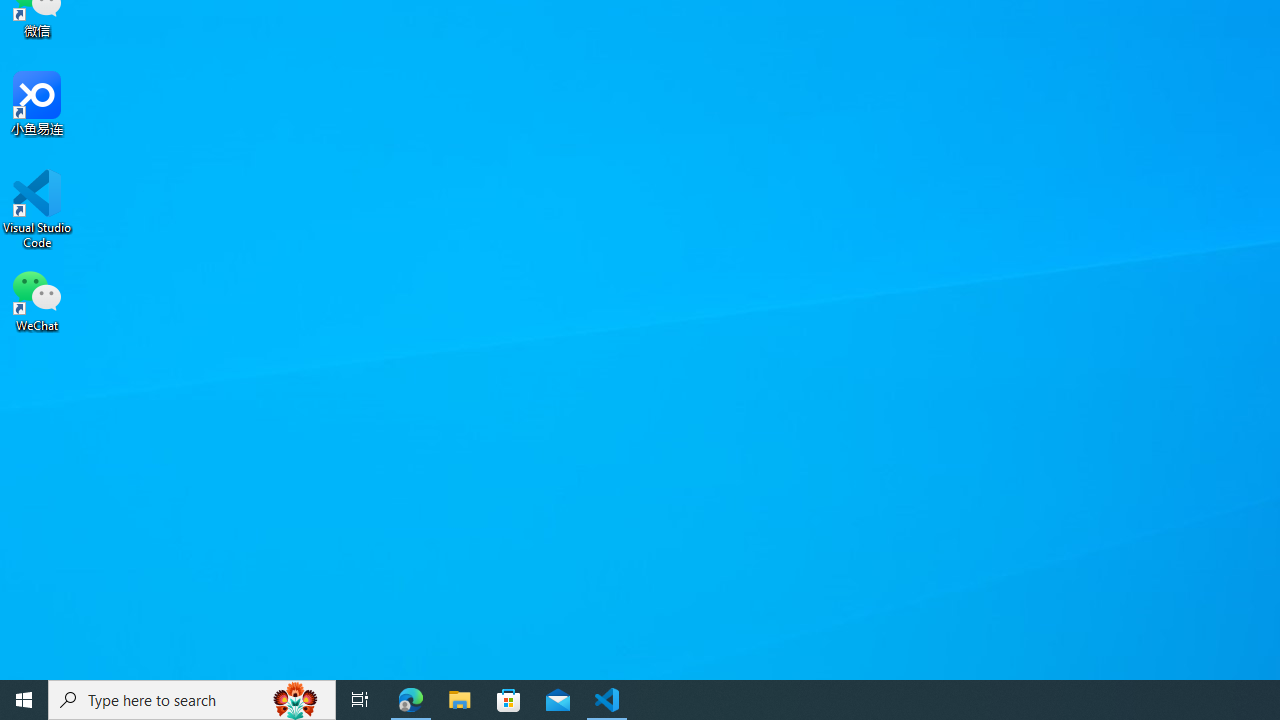 This screenshot has height=720, width=1280. What do you see at coordinates (606, 698) in the screenshot?
I see `'Visual Studio Code - 1 running window'` at bounding box center [606, 698].